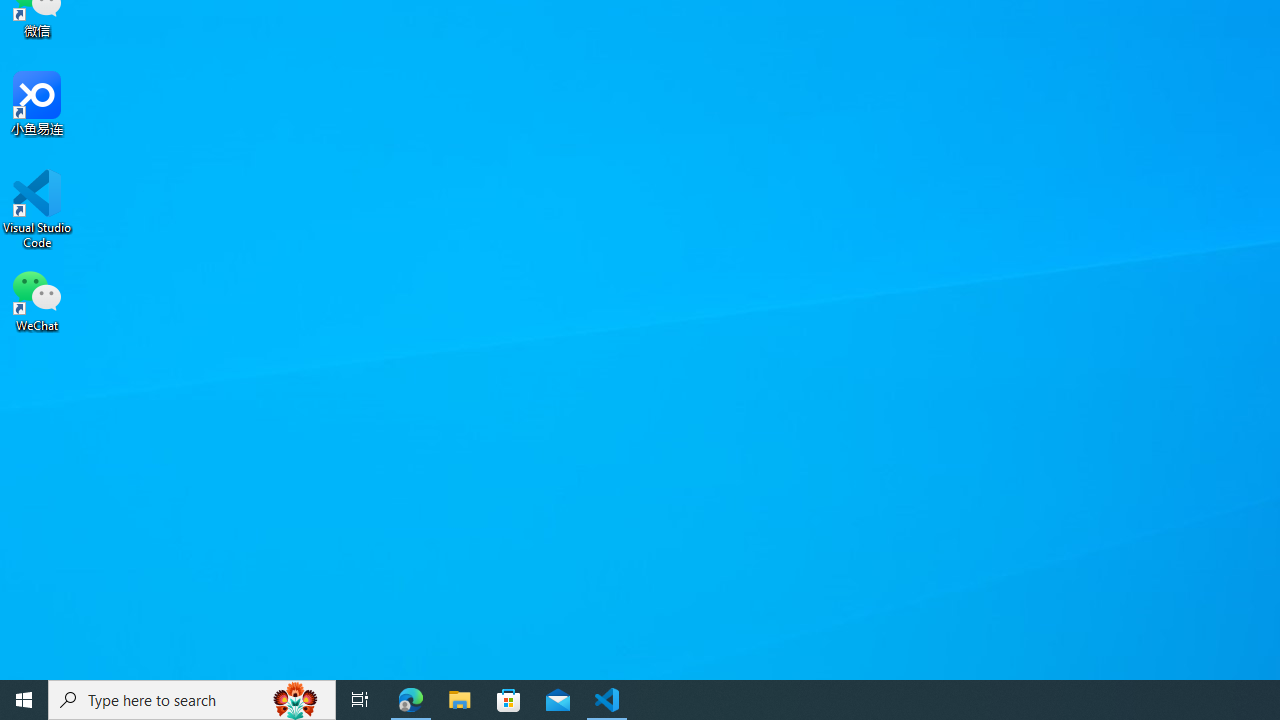 This screenshot has height=720, width=1280. What do you see at coordinates (606, 698) in the screenshot?
I see `'Visual Studio Code - 1 running window'` at bounding box center [606, 698].